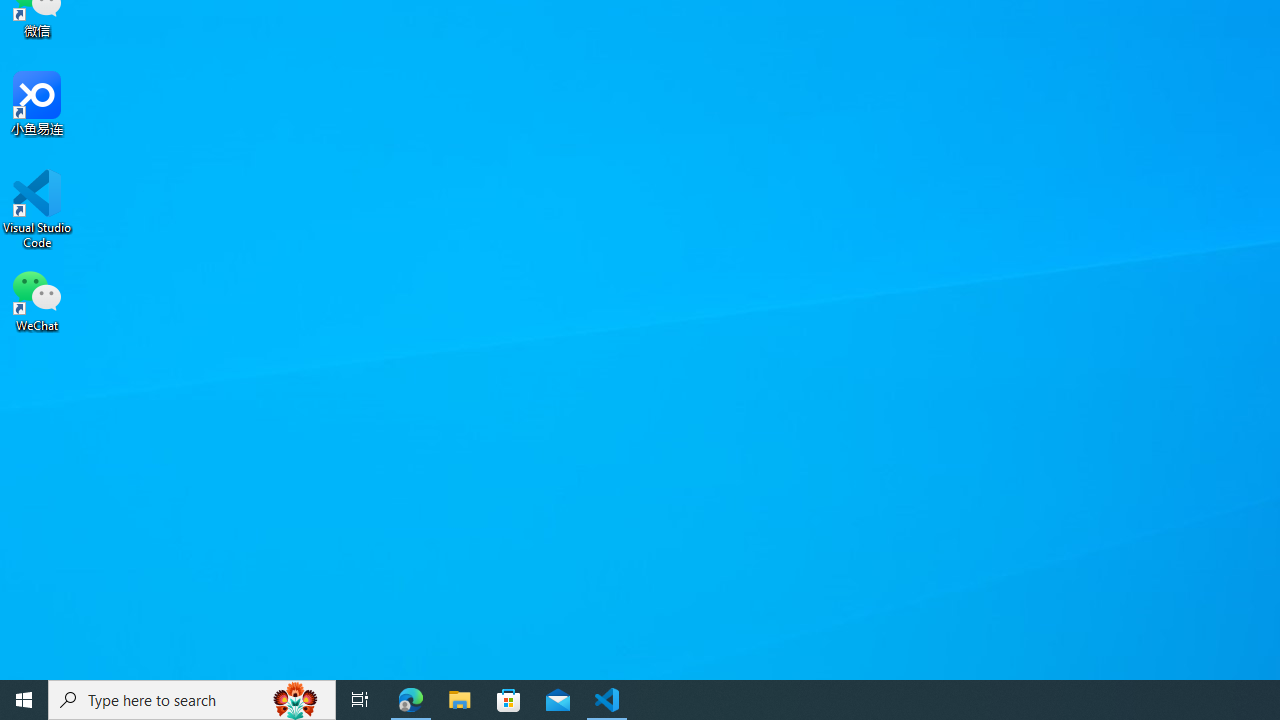 This screenshot has height=720, width=1280. What do you see at coordinates (606, 698) in the screenshot?
I see `'Visual Studio Code - 1 running window'` at bounding box center [606, 698].